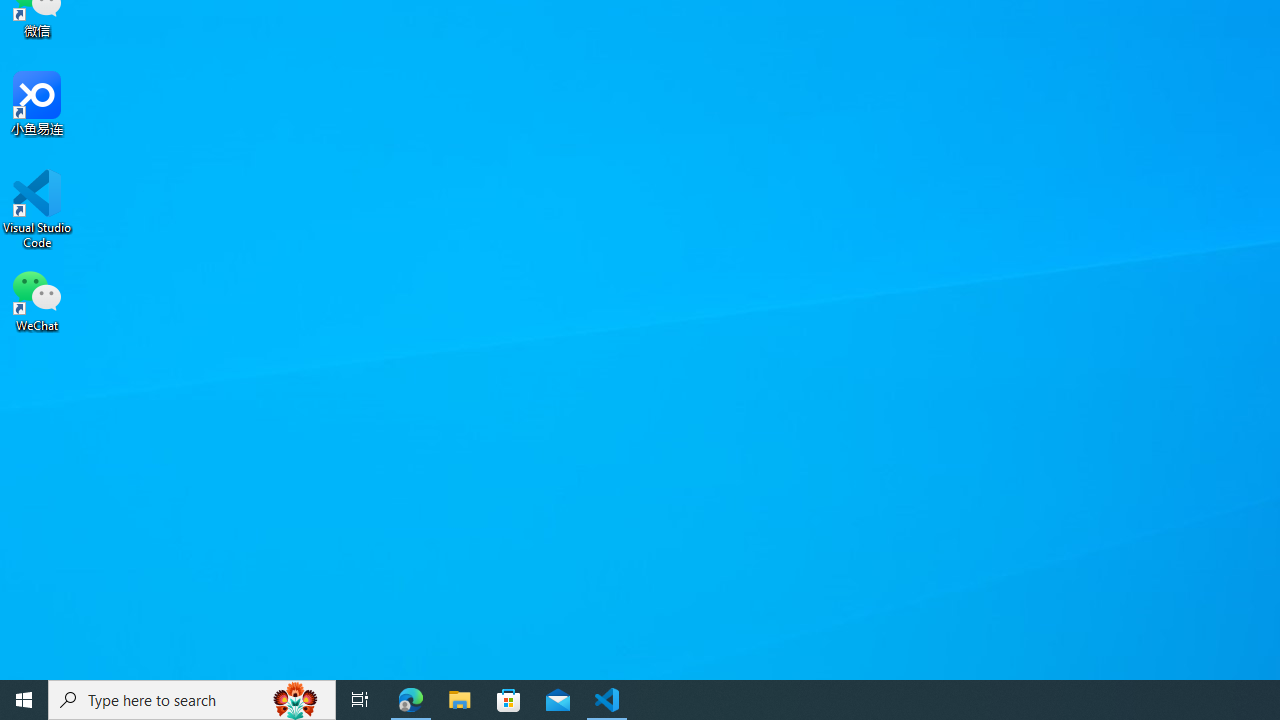 This screenshot has height=720, width=1280. What do you see at coordinates (606, 698) in the screenshot?
I see `'Visual Studio Code - 1 running window'` at bounding box center [606, 698].